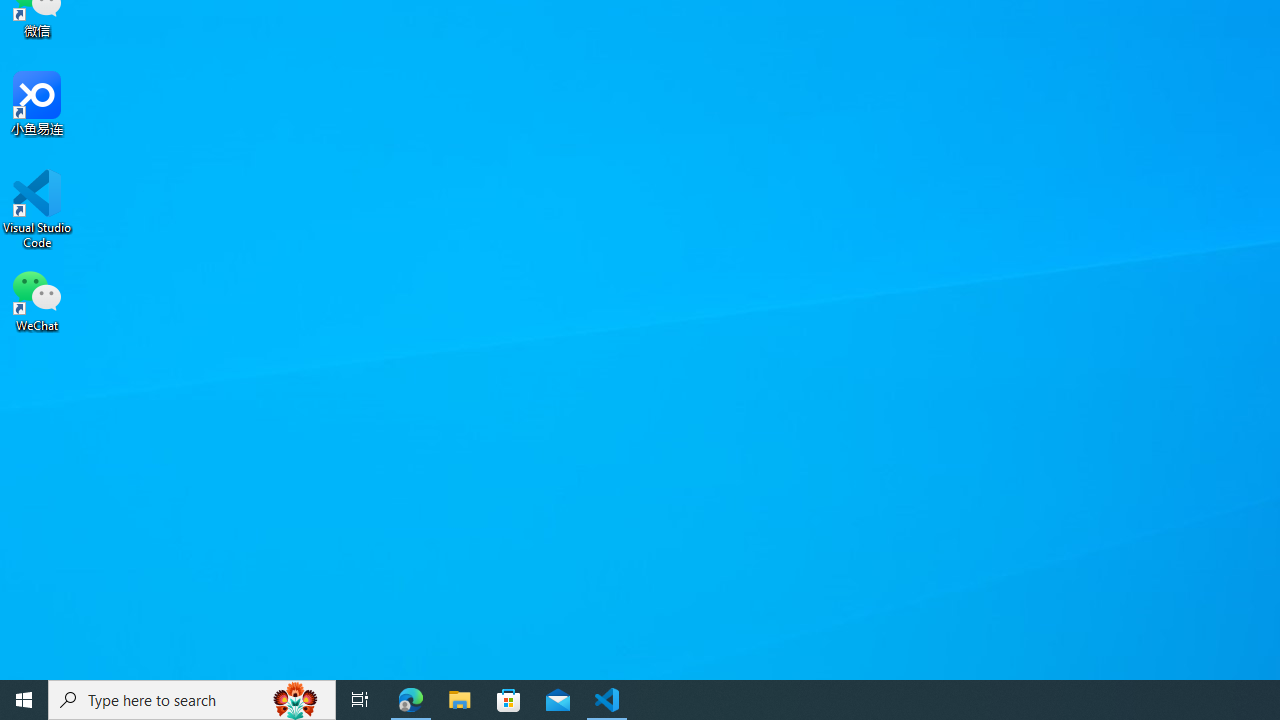 This screenshot has height=720, width=1280. What do you see at coordinates (606, 698) in the screenshot?
I see `'Visual Studio Code - 1 running window'` at bounding box center [606, 698].